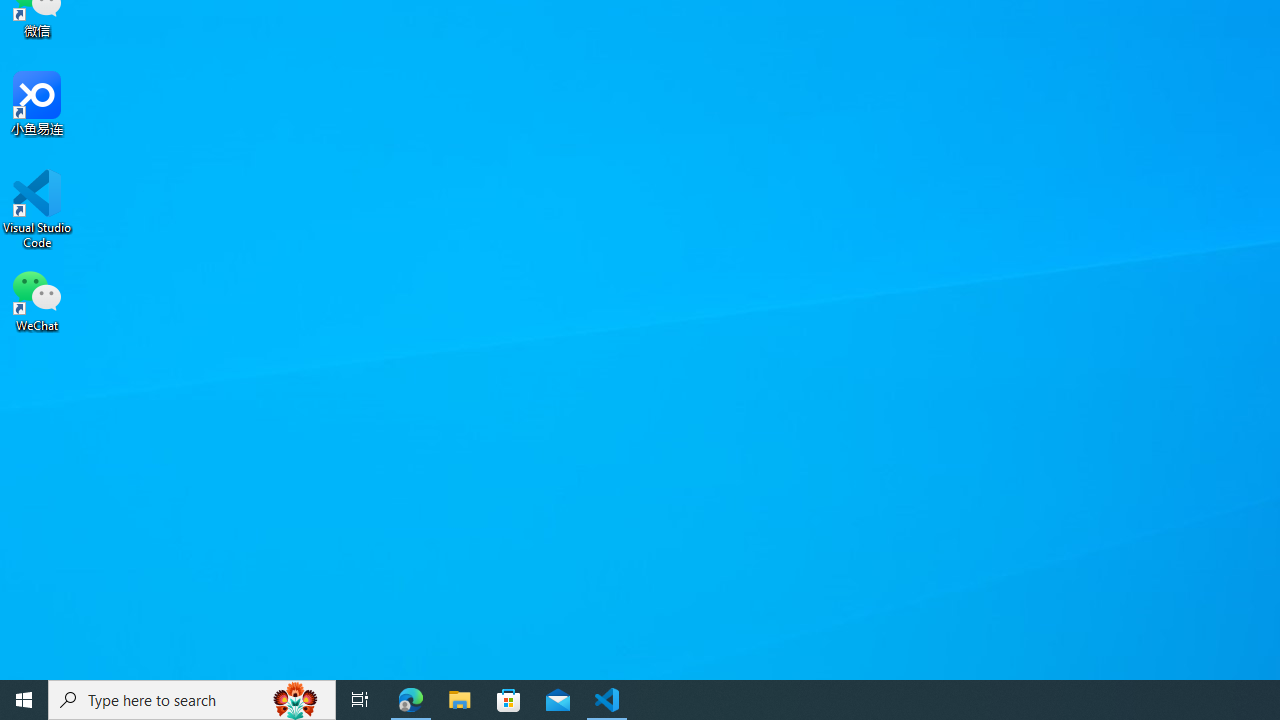 This screenshot has height=720, width=1280. What do you see at coordinates (606, 698) in the screenshot?
I see `'Visual Studio Code - 1 running window'` at bounding box center [606, 698].